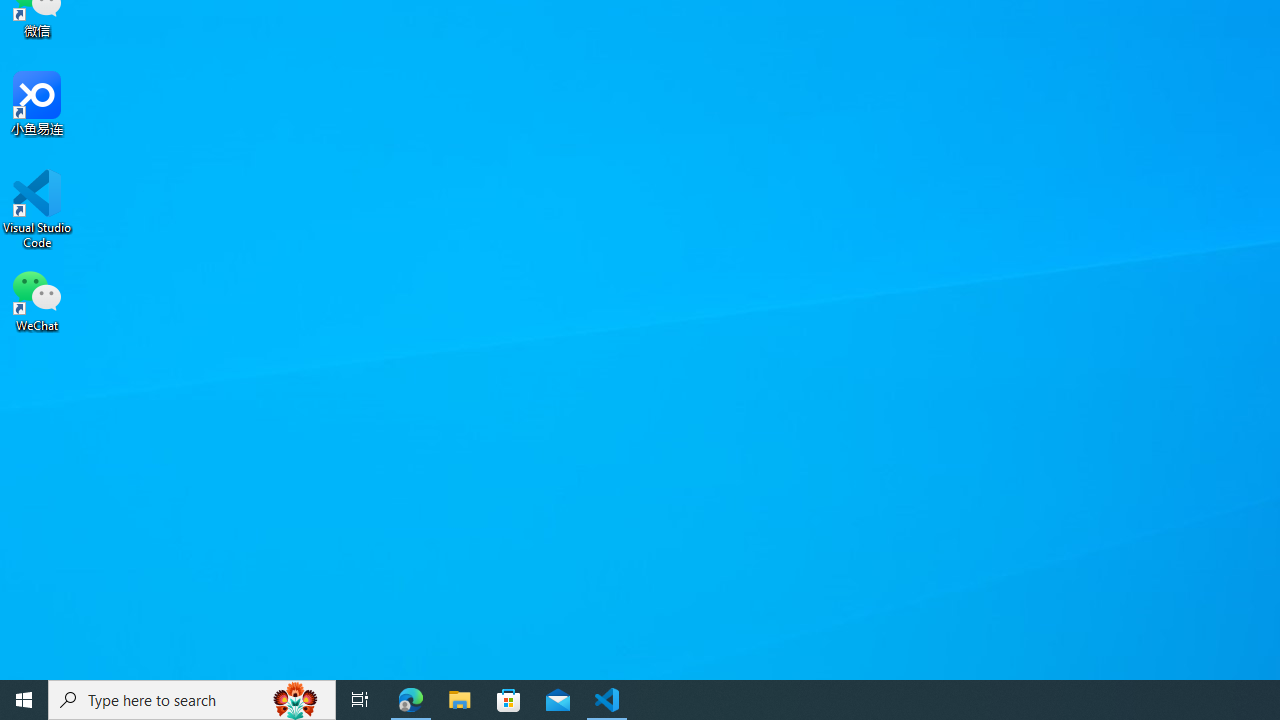 This screenshot has height=720, width=1280. What do you see at coordinates (606, 698) in the screenshot?
I see `'Visual Studio Code - 1 running window'` at bounding box center [606, 698].